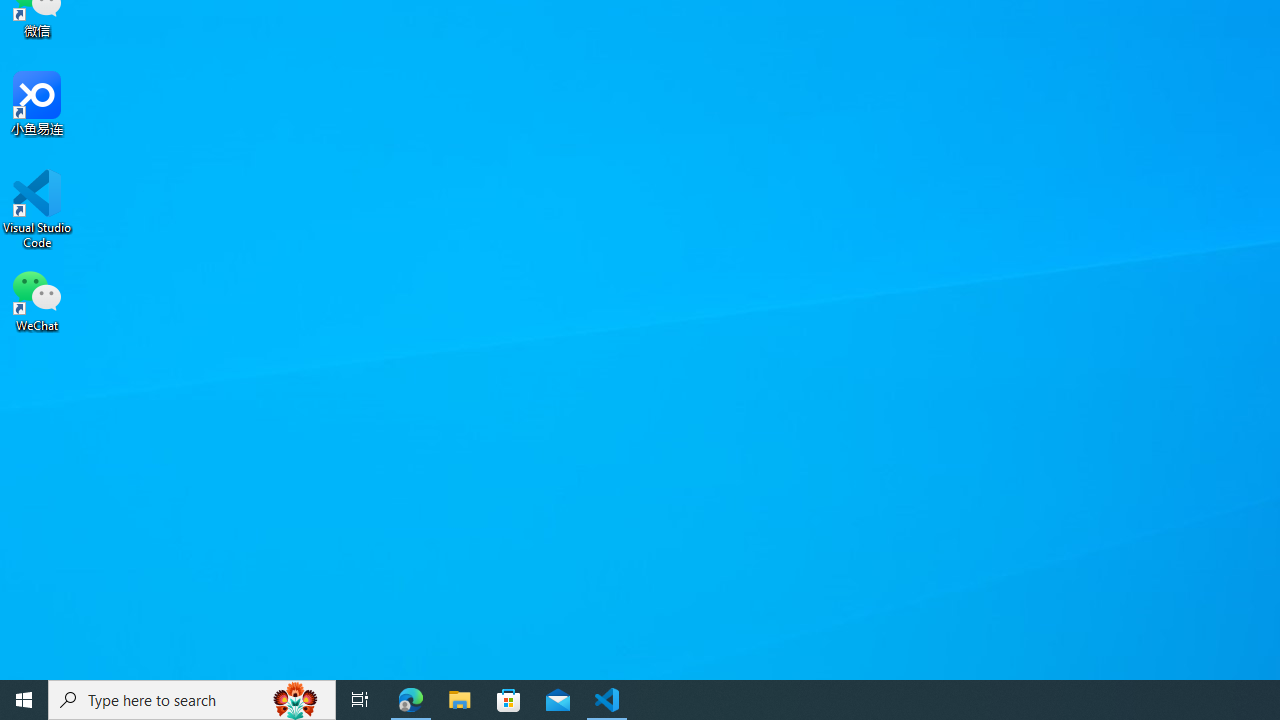 This screenshot has height=720, width=1280. What do you see at coordinates (606, 698) in the screenshot?
I see `'Visual Studio Code - 1 running window'` at bounding box center [606, 698].